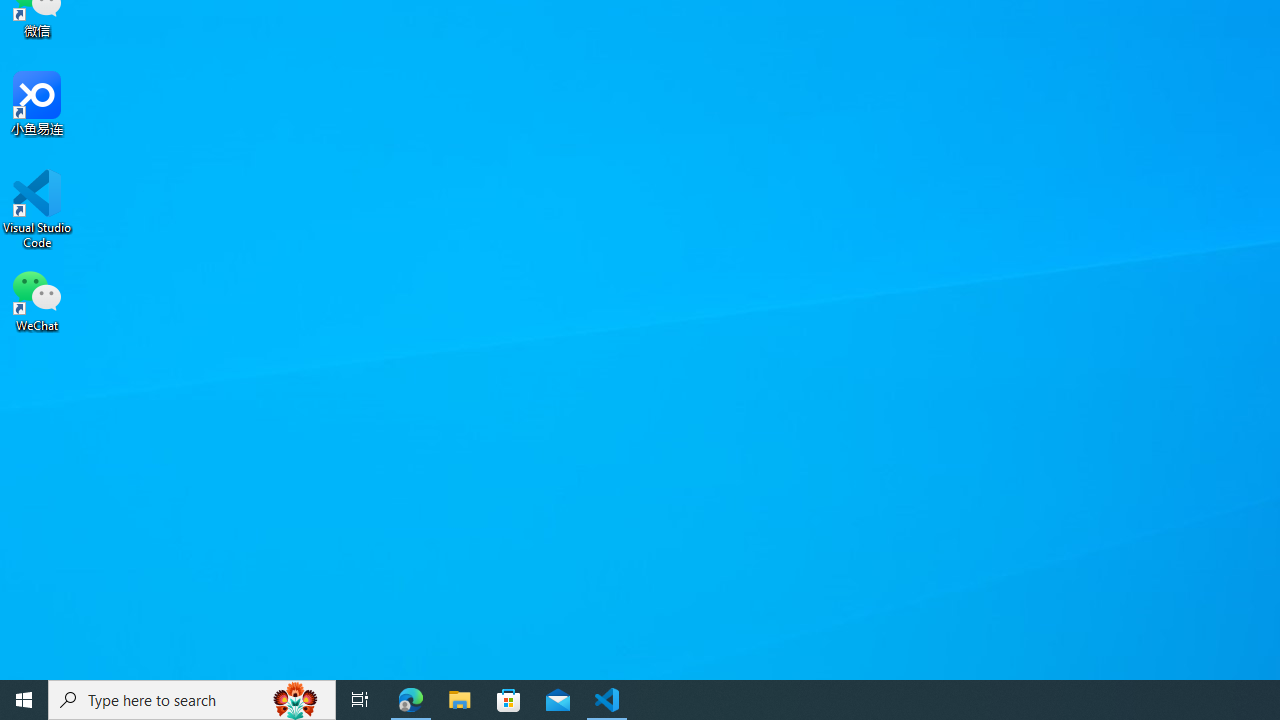 This screenshot has height=720, width=1280. What do you see at coordinates (606, 698) in the screenshot?
I see `'Visual Studio Code - 1 running window'` at bounding box center [606, 698].